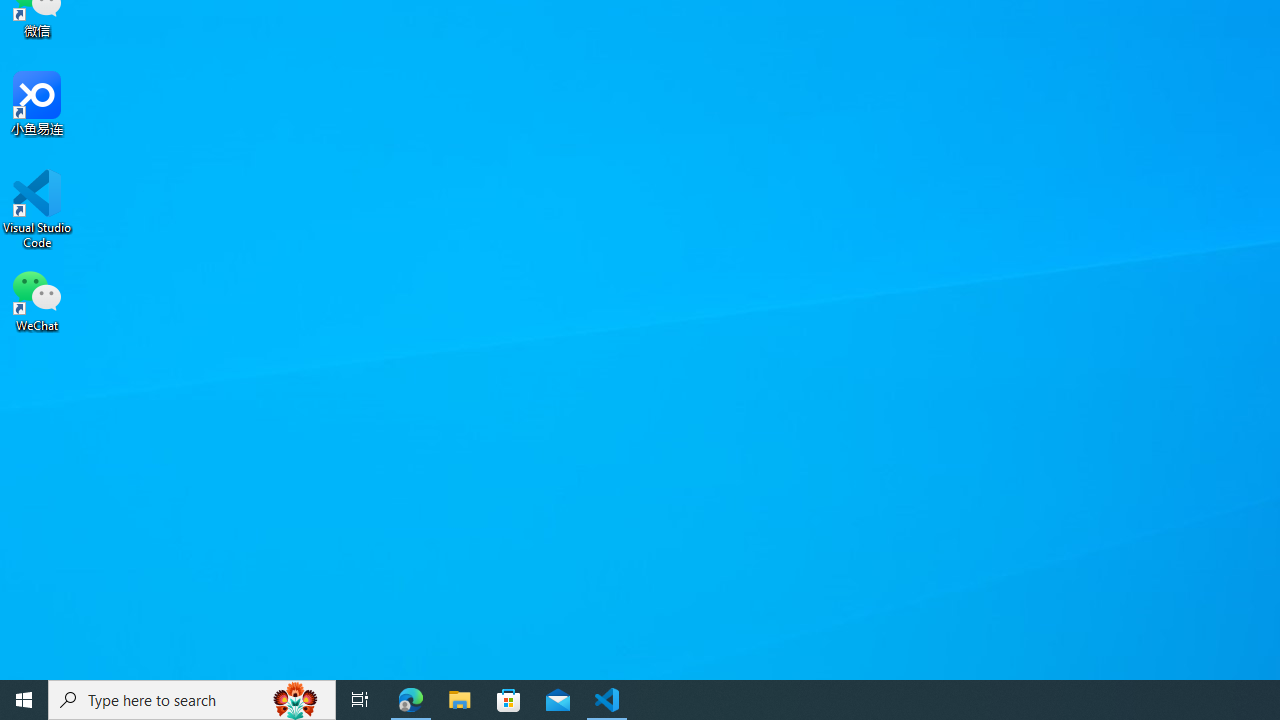 This screenshot has height=720, width=1280. What do you see at coordinates (606, 698) in the screenshot?
I see `'Visual Studio Code - 1 running window'` at bounding box center [606, 698].